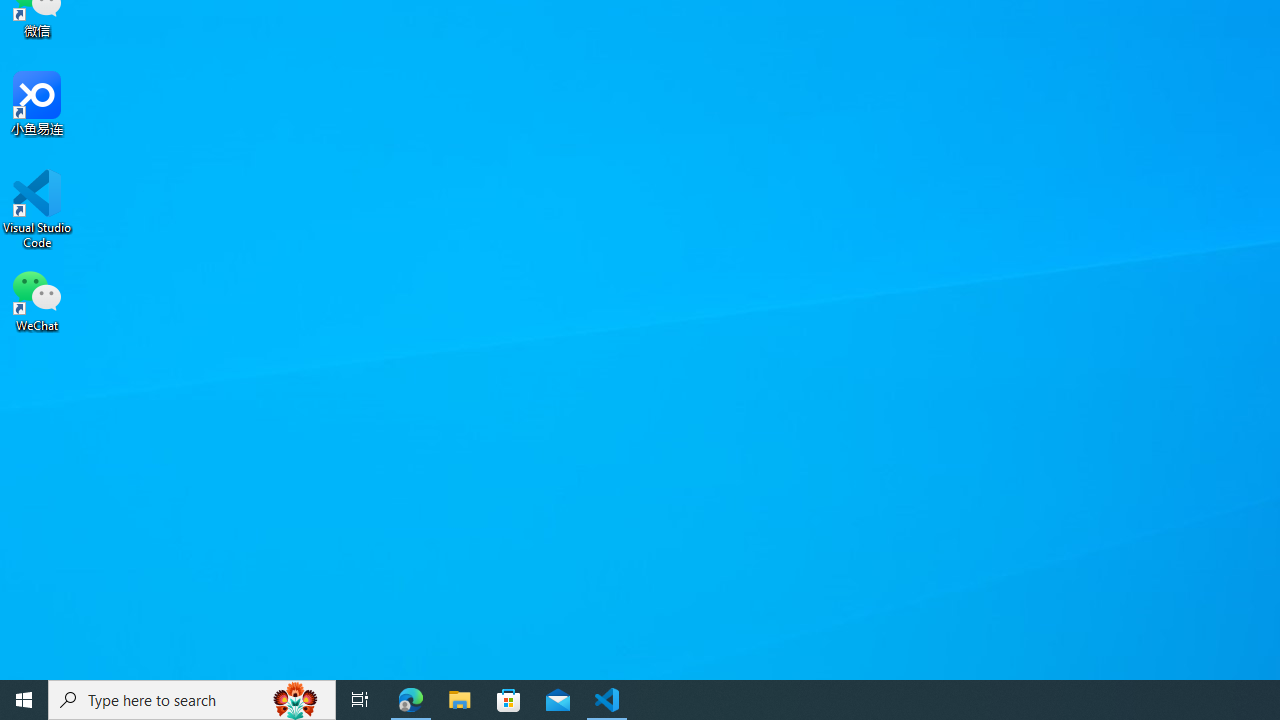 This screenshot has height=720, width=1280. What do you see at coordinates (606, 698) in the screenshot?
I see `'Visual Studio Code - 1 running window'` at bounding box center [606, 698].